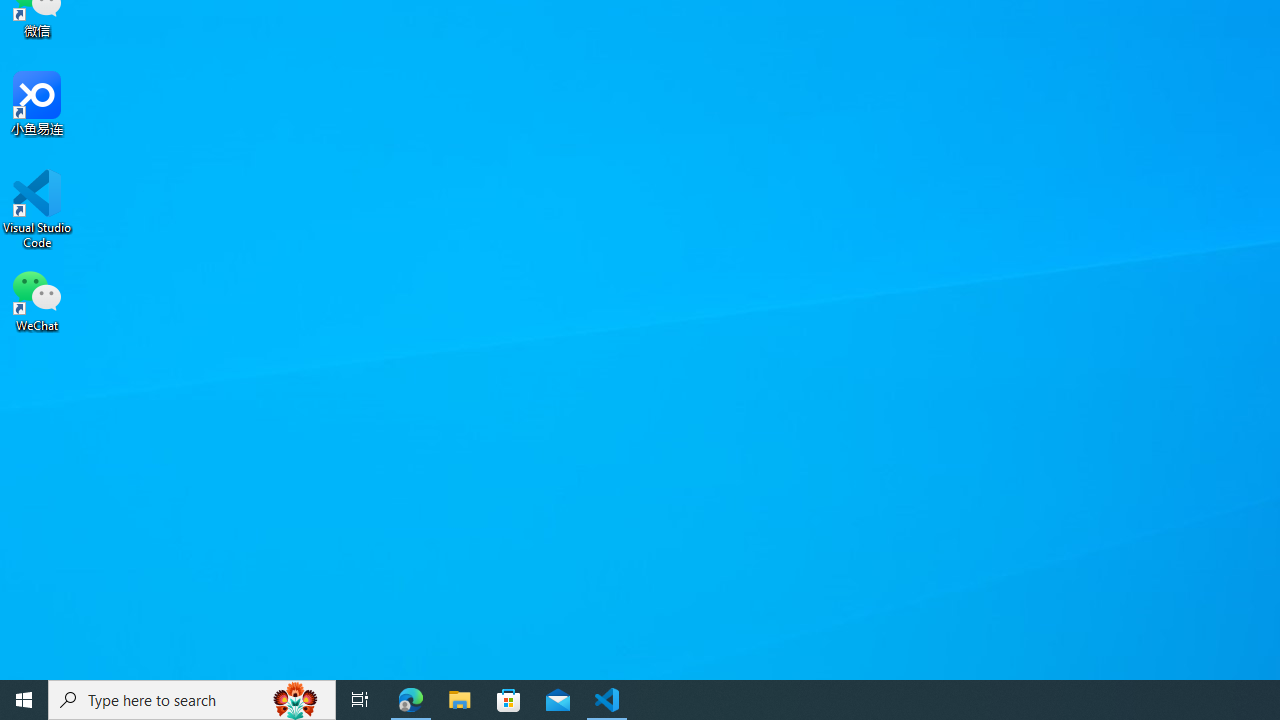 This screenshot has height=720, width=1280. What do you see at coordinates (606, 698) in the screenshot?
I see `'Visual Studio Code - 1 running window'` at bounding box center [606, 698].